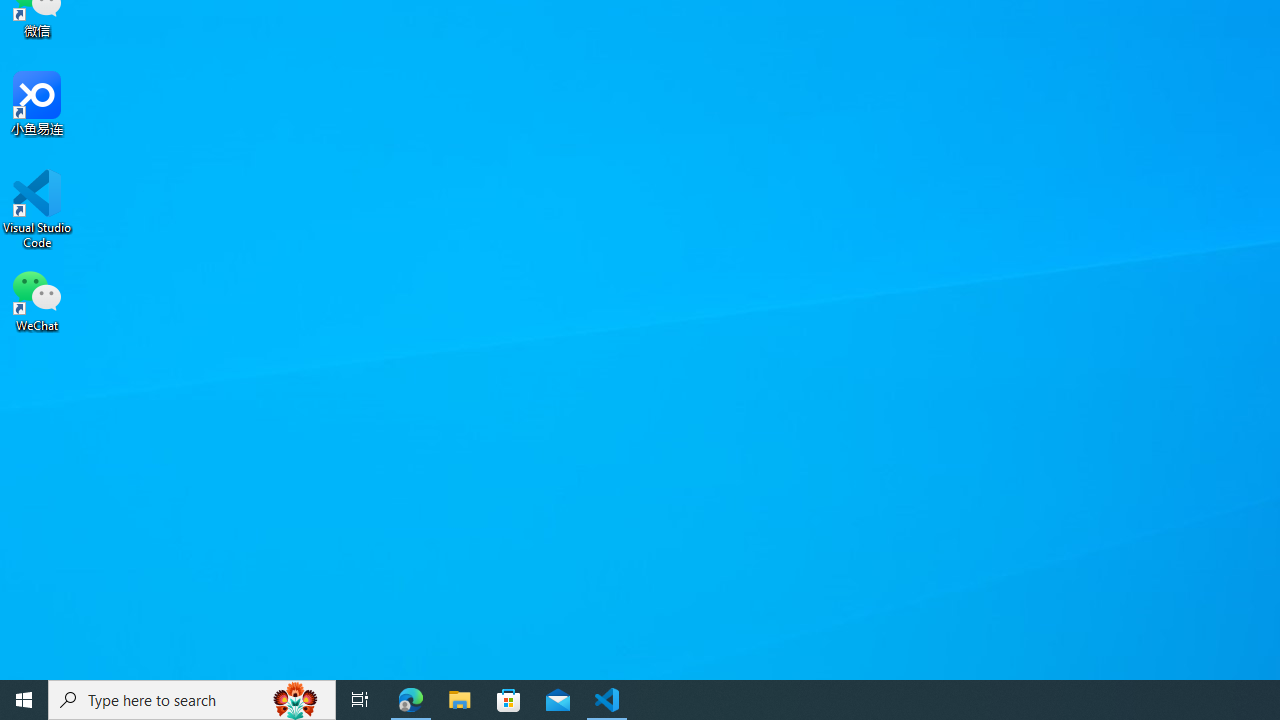 This screenshot has height=720, width=1280. What do you see at coordinates (606, 698) in the screenshot?
I see `'Visual Studio Code - 1 running window'` at bounding box center [606, 698].